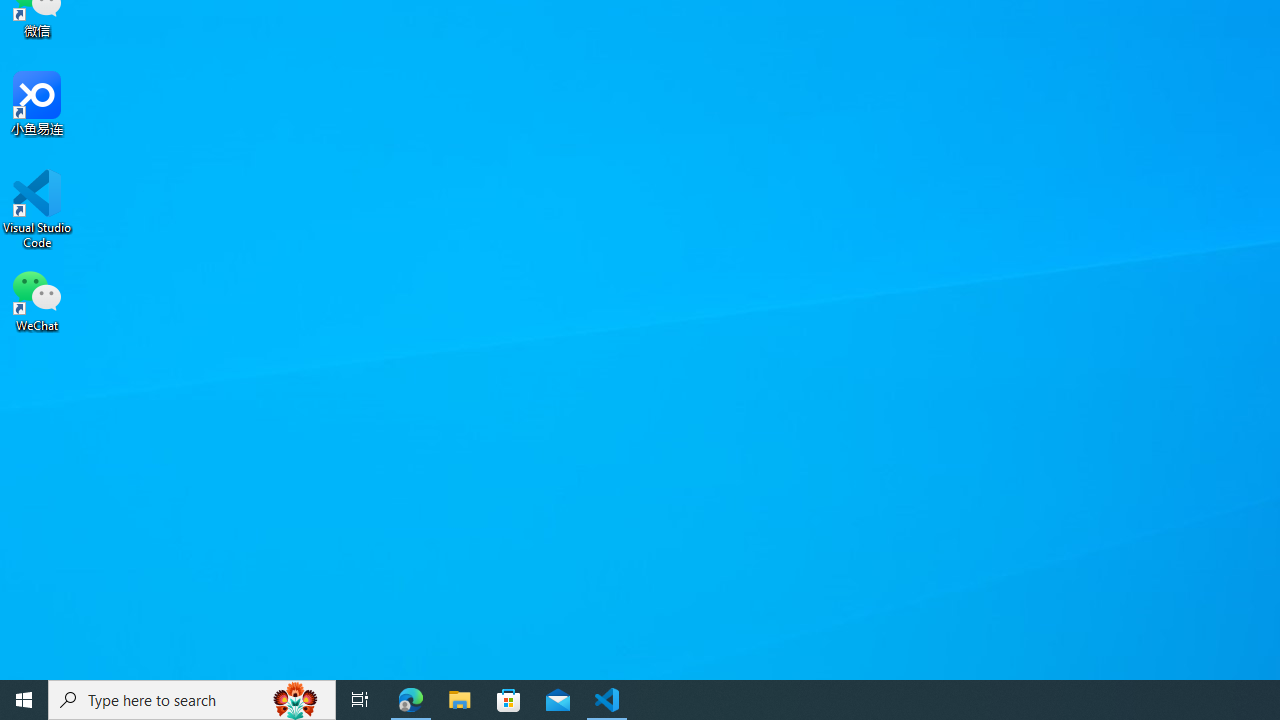 This screenshot has height=720, width=1280. What do you see at coordinates (606, 698) in the screenshot?
I see `'Visual Studio Code - 1 running window'` at bounding box center [606, 698].